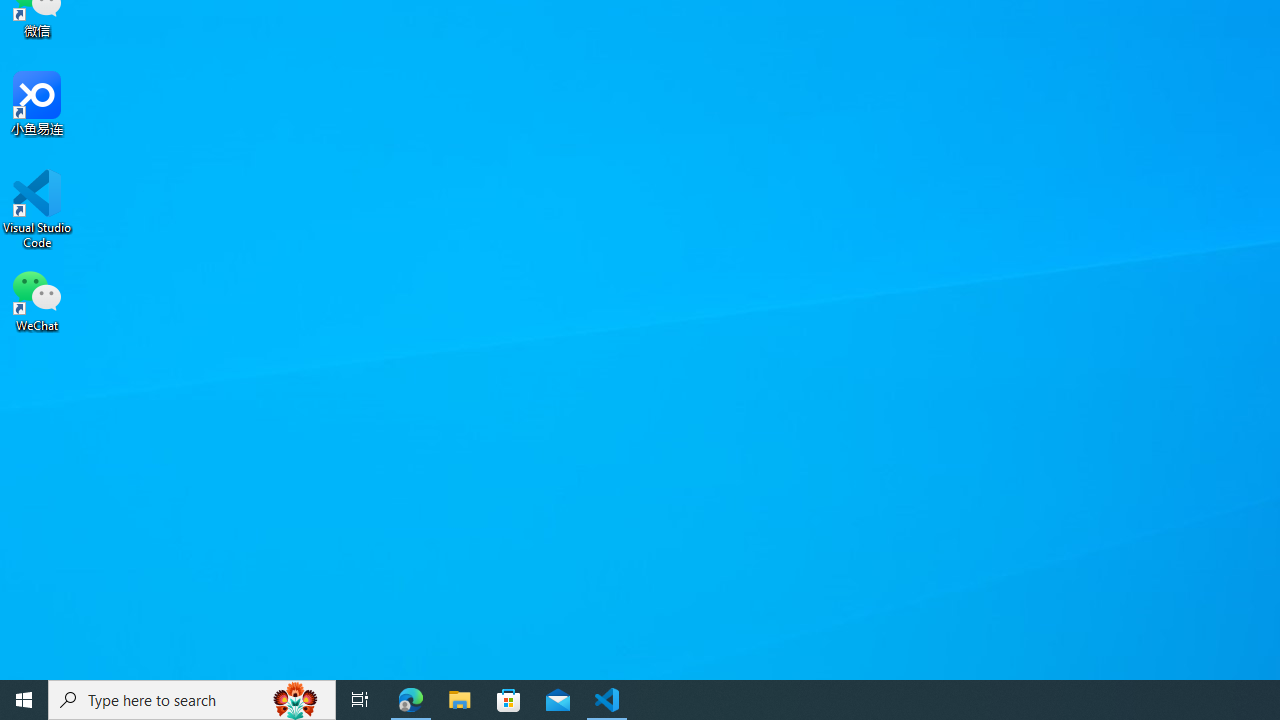 This screenshot has height=720, width=1280. What do you see at coordinates (606, 698) in the screenshot?
I see `'Visual Studio Code - 1 running window'` at bounding box center [606, 698].